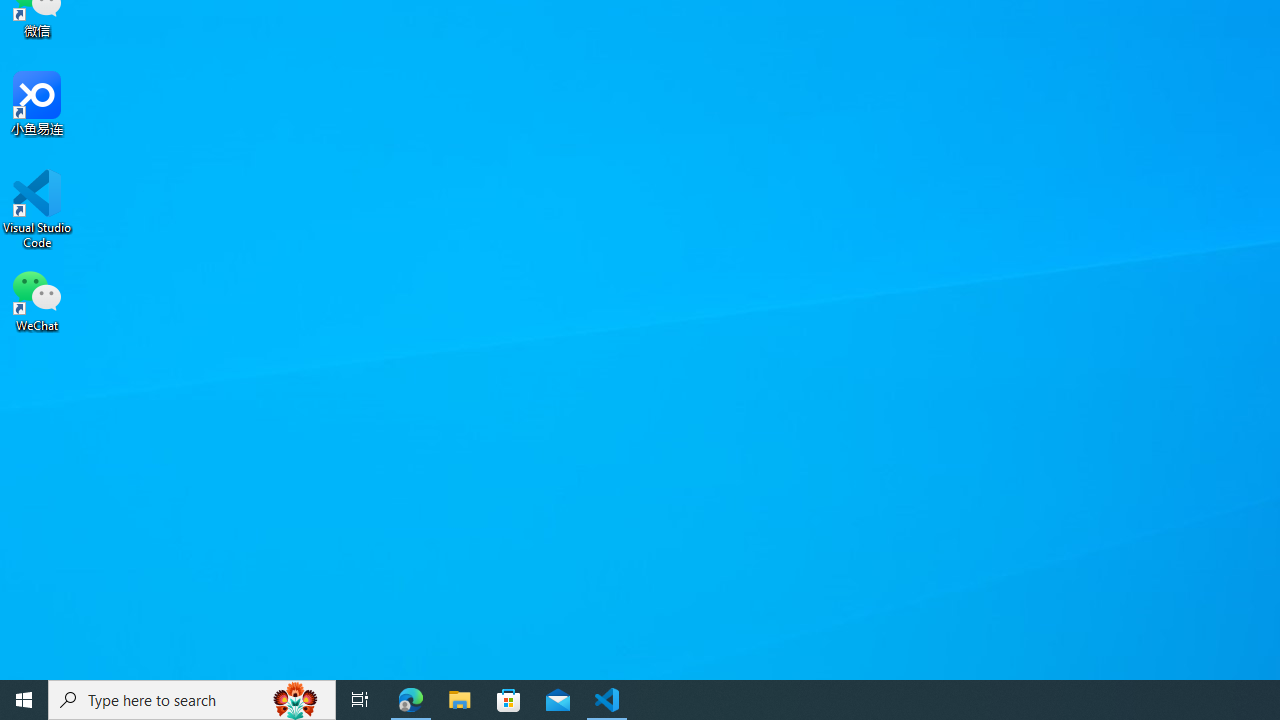 This screenshot has height=720, width=1280. What do you see at coordinates (606, 698) in the screenshot?
I see `'Visual Studio Code - 1 running window'` at bounding box center [606, 698].